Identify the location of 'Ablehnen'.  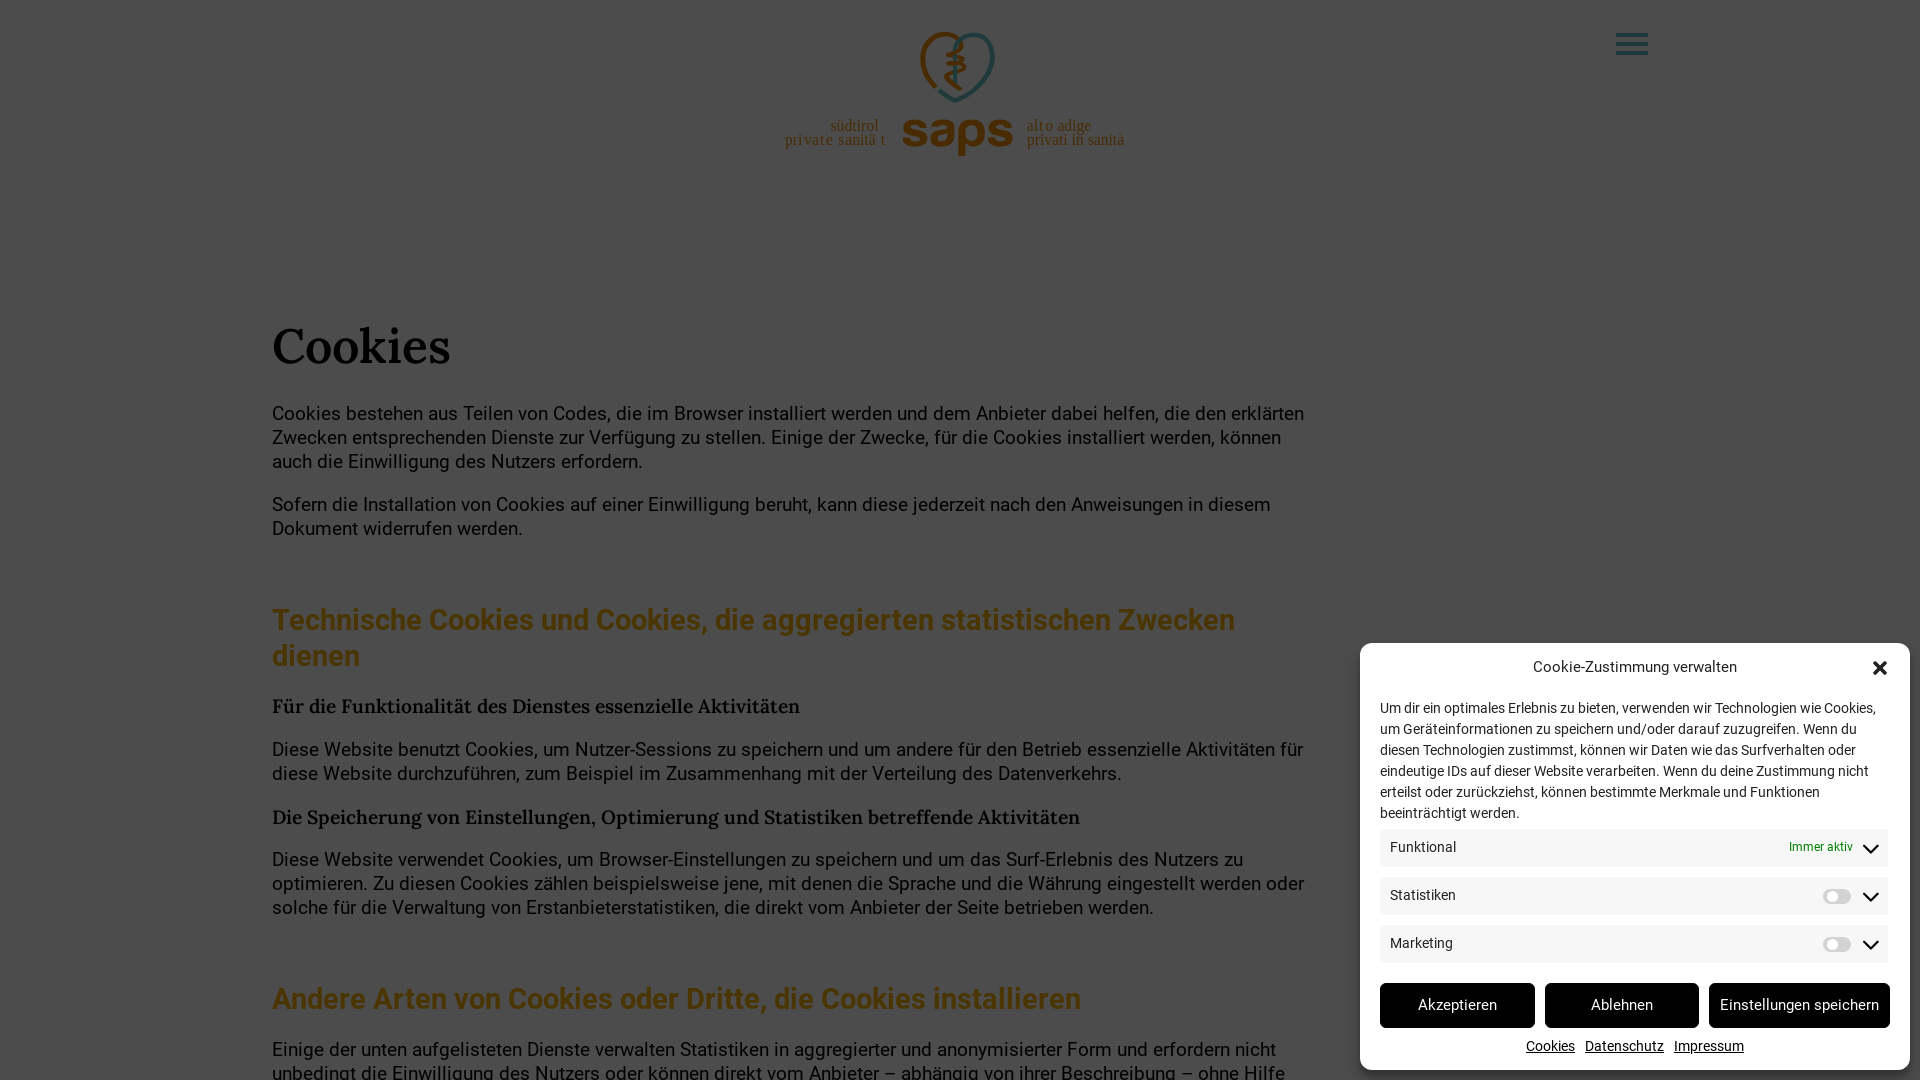
(1621, 1004).